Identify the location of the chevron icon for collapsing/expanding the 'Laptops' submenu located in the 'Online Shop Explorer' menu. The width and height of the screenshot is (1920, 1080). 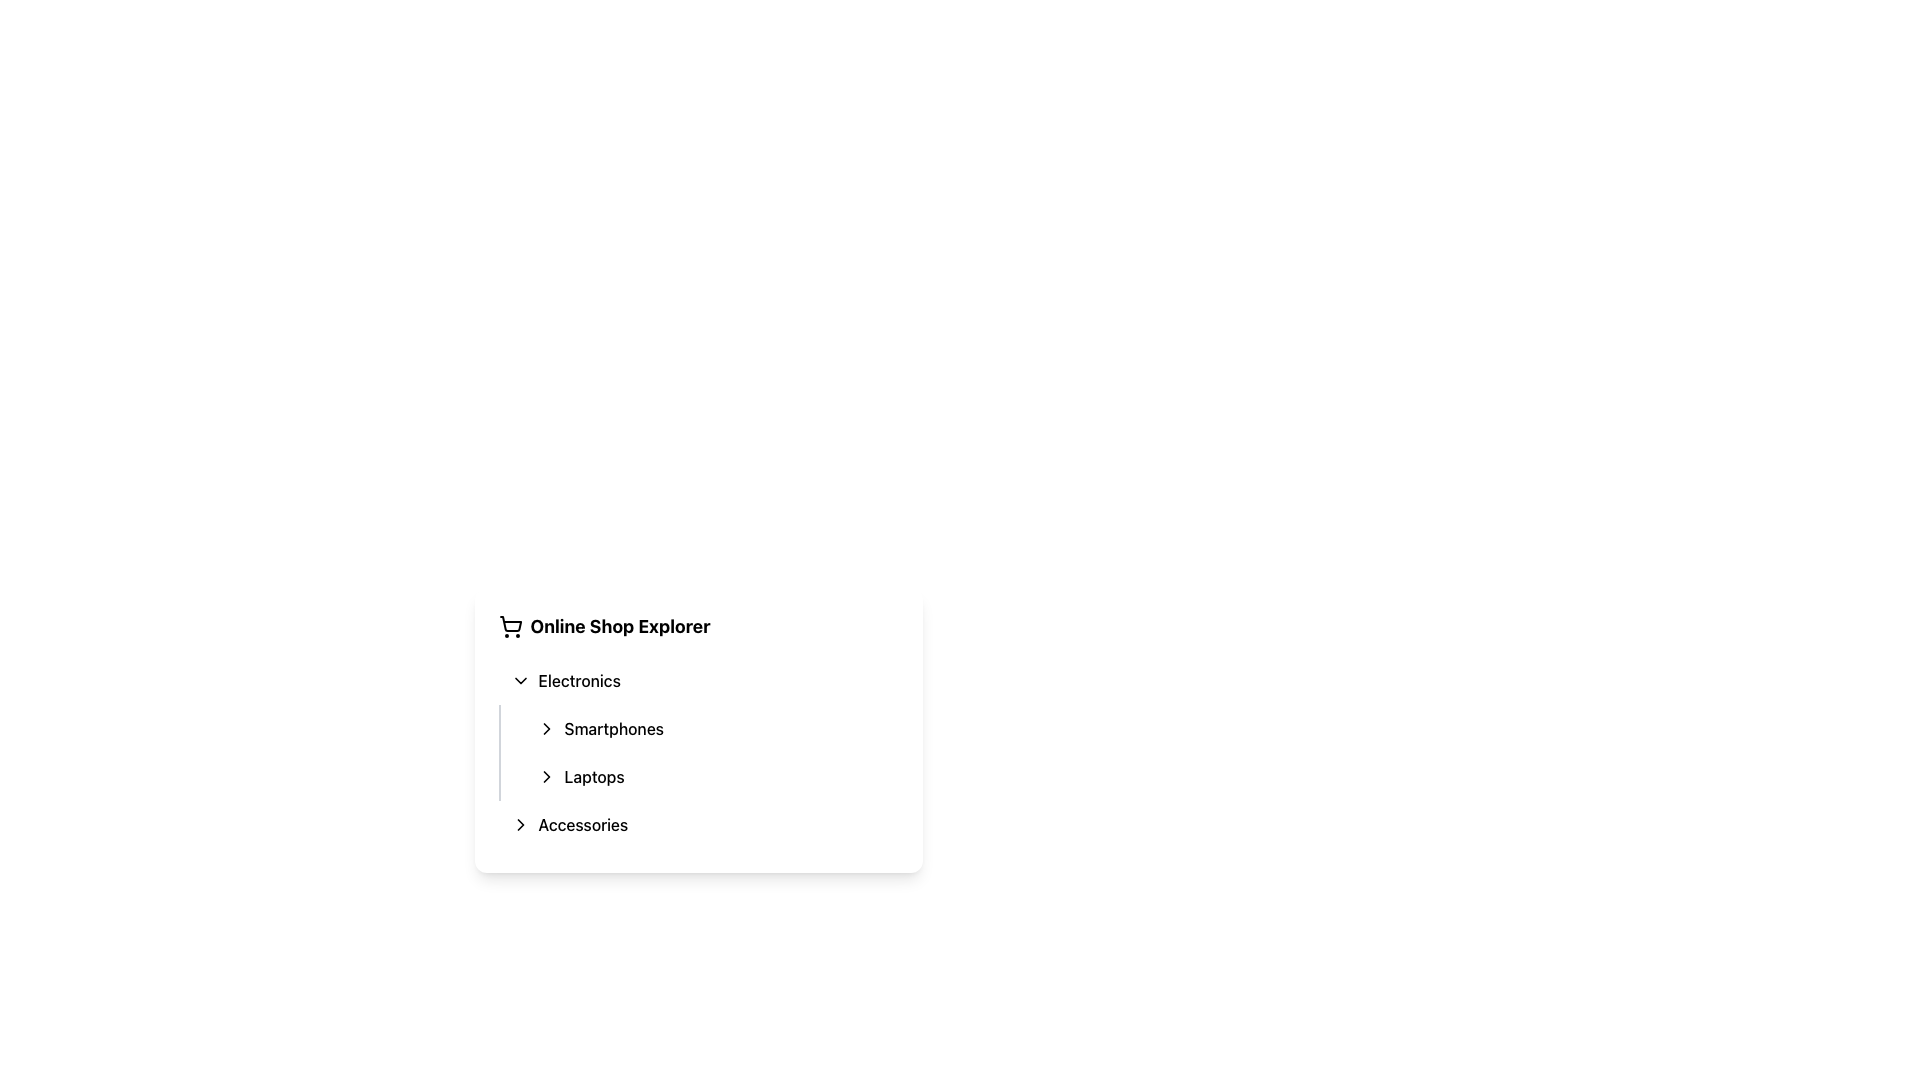
(546, 729).